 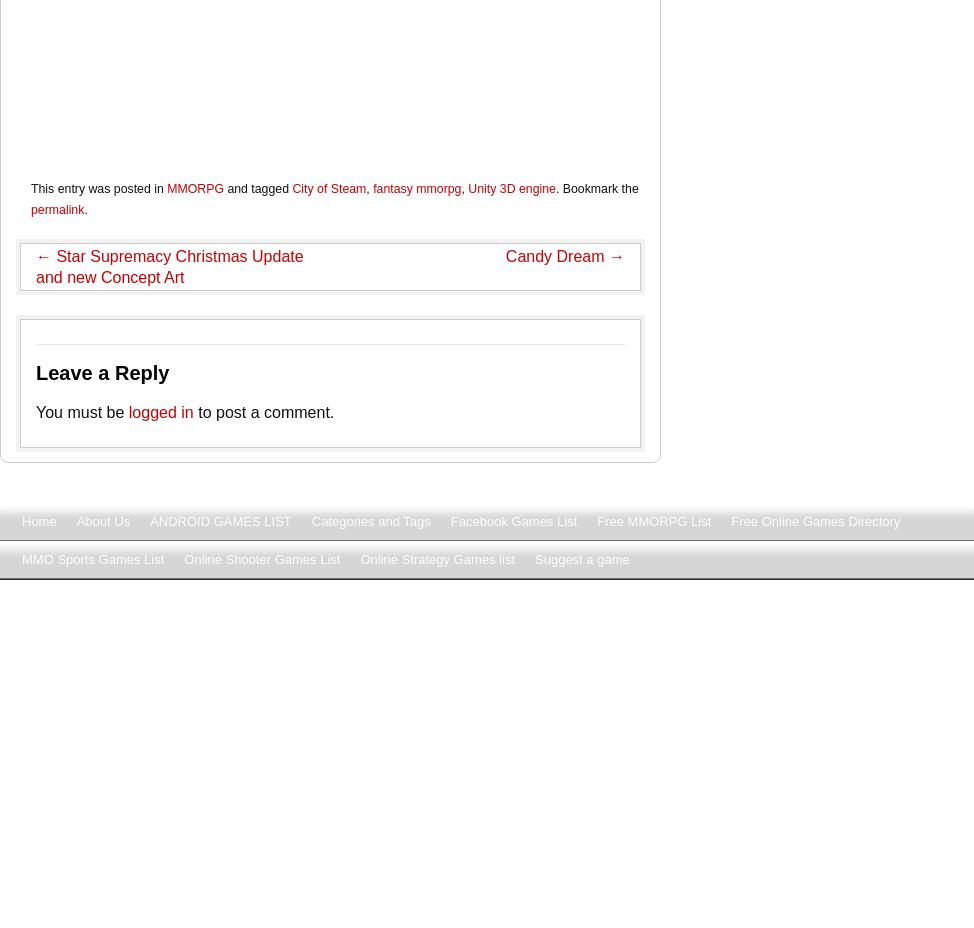 What do you see at coordinates (97, 188) in the screenshot?
I see `'This entry was posted in'` at bounding box center [97, 188].